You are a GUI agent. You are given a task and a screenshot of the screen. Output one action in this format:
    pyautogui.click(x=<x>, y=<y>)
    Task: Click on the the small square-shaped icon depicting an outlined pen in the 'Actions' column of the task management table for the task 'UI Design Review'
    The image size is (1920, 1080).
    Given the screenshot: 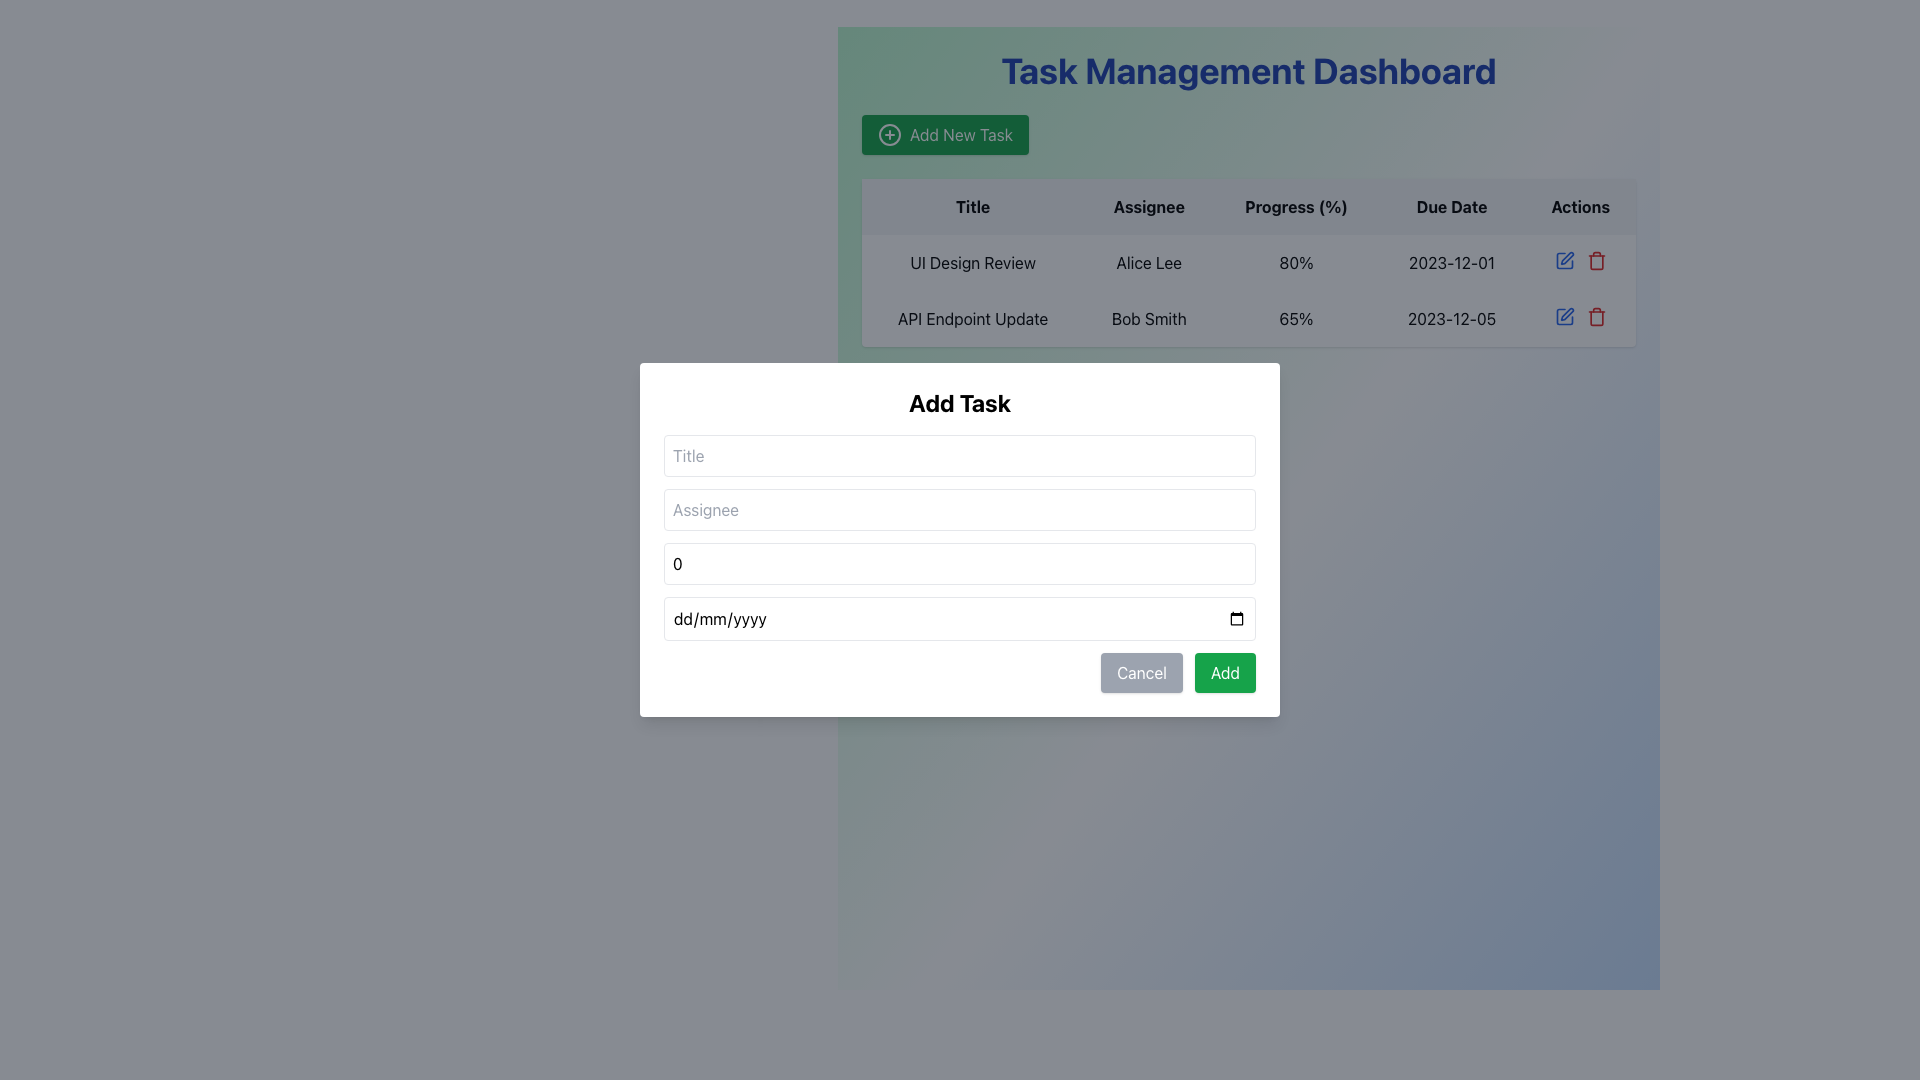 What is the action you would take?
    pyautogui.click(x=1563, y=260)
    